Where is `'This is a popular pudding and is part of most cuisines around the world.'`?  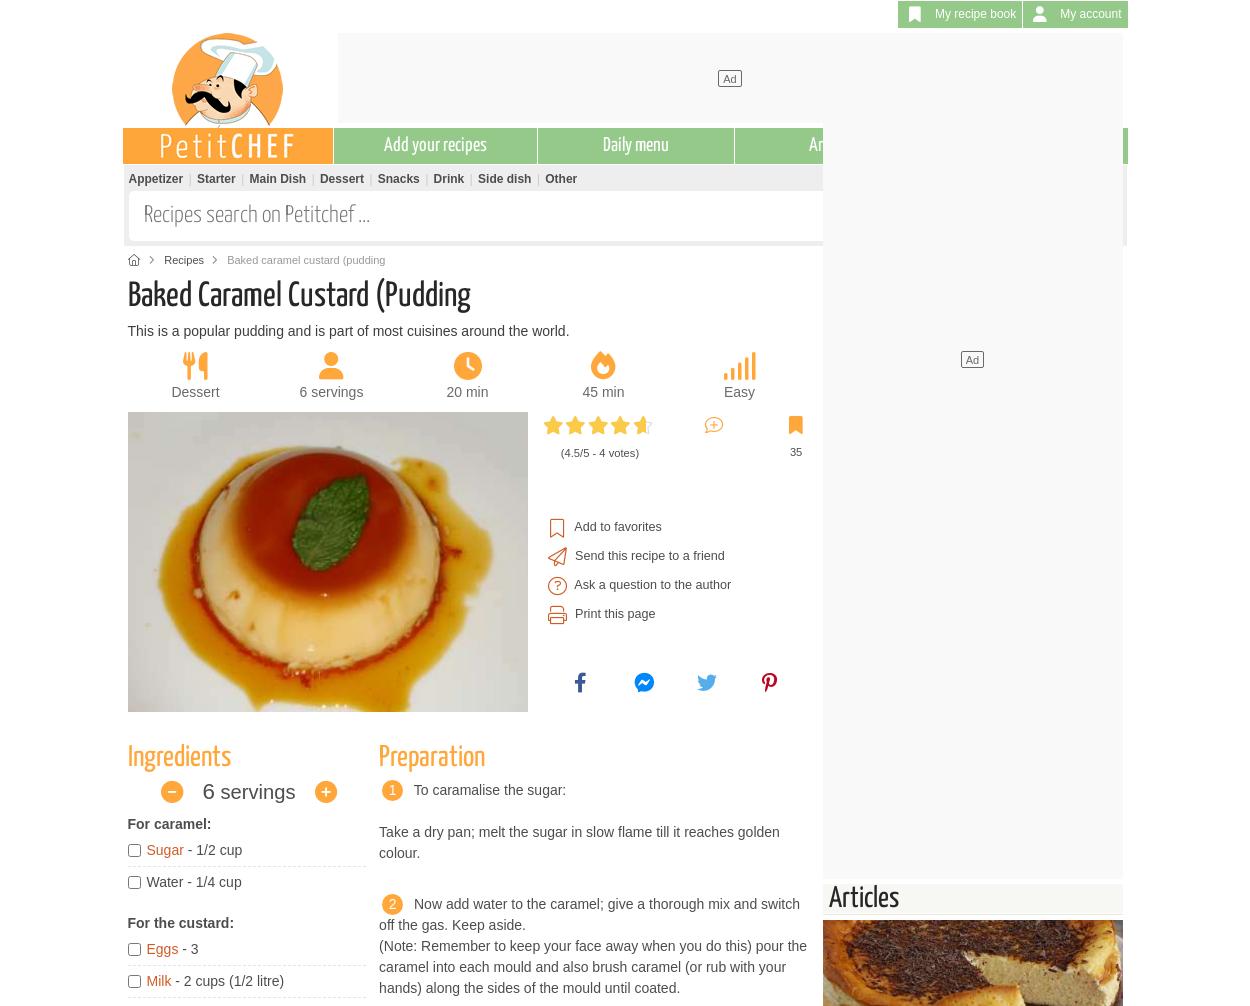
'This is a popular pudding and is part of most cuisines around the world.' is located at coordinates (347, 328).